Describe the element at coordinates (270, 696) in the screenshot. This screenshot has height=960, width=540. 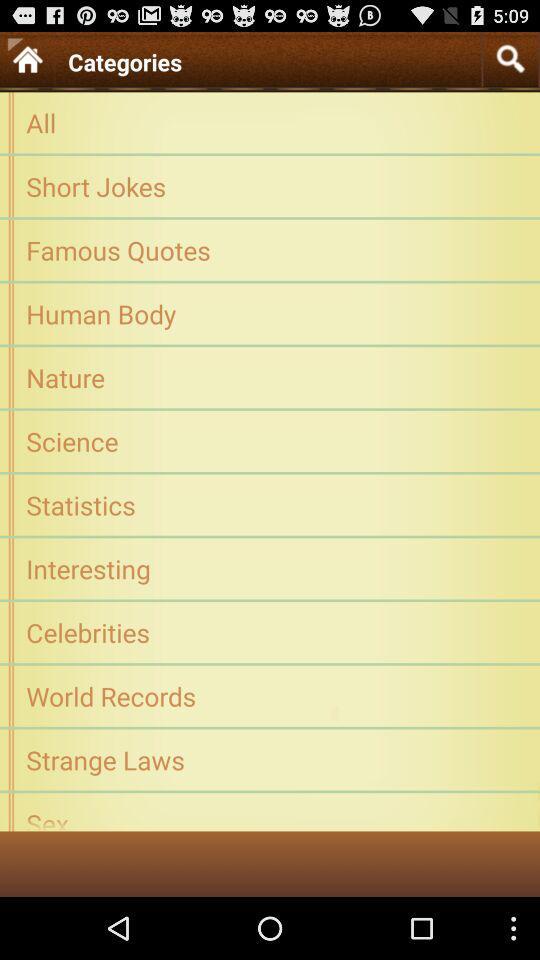
I see `icon below celebrities item` at that location.